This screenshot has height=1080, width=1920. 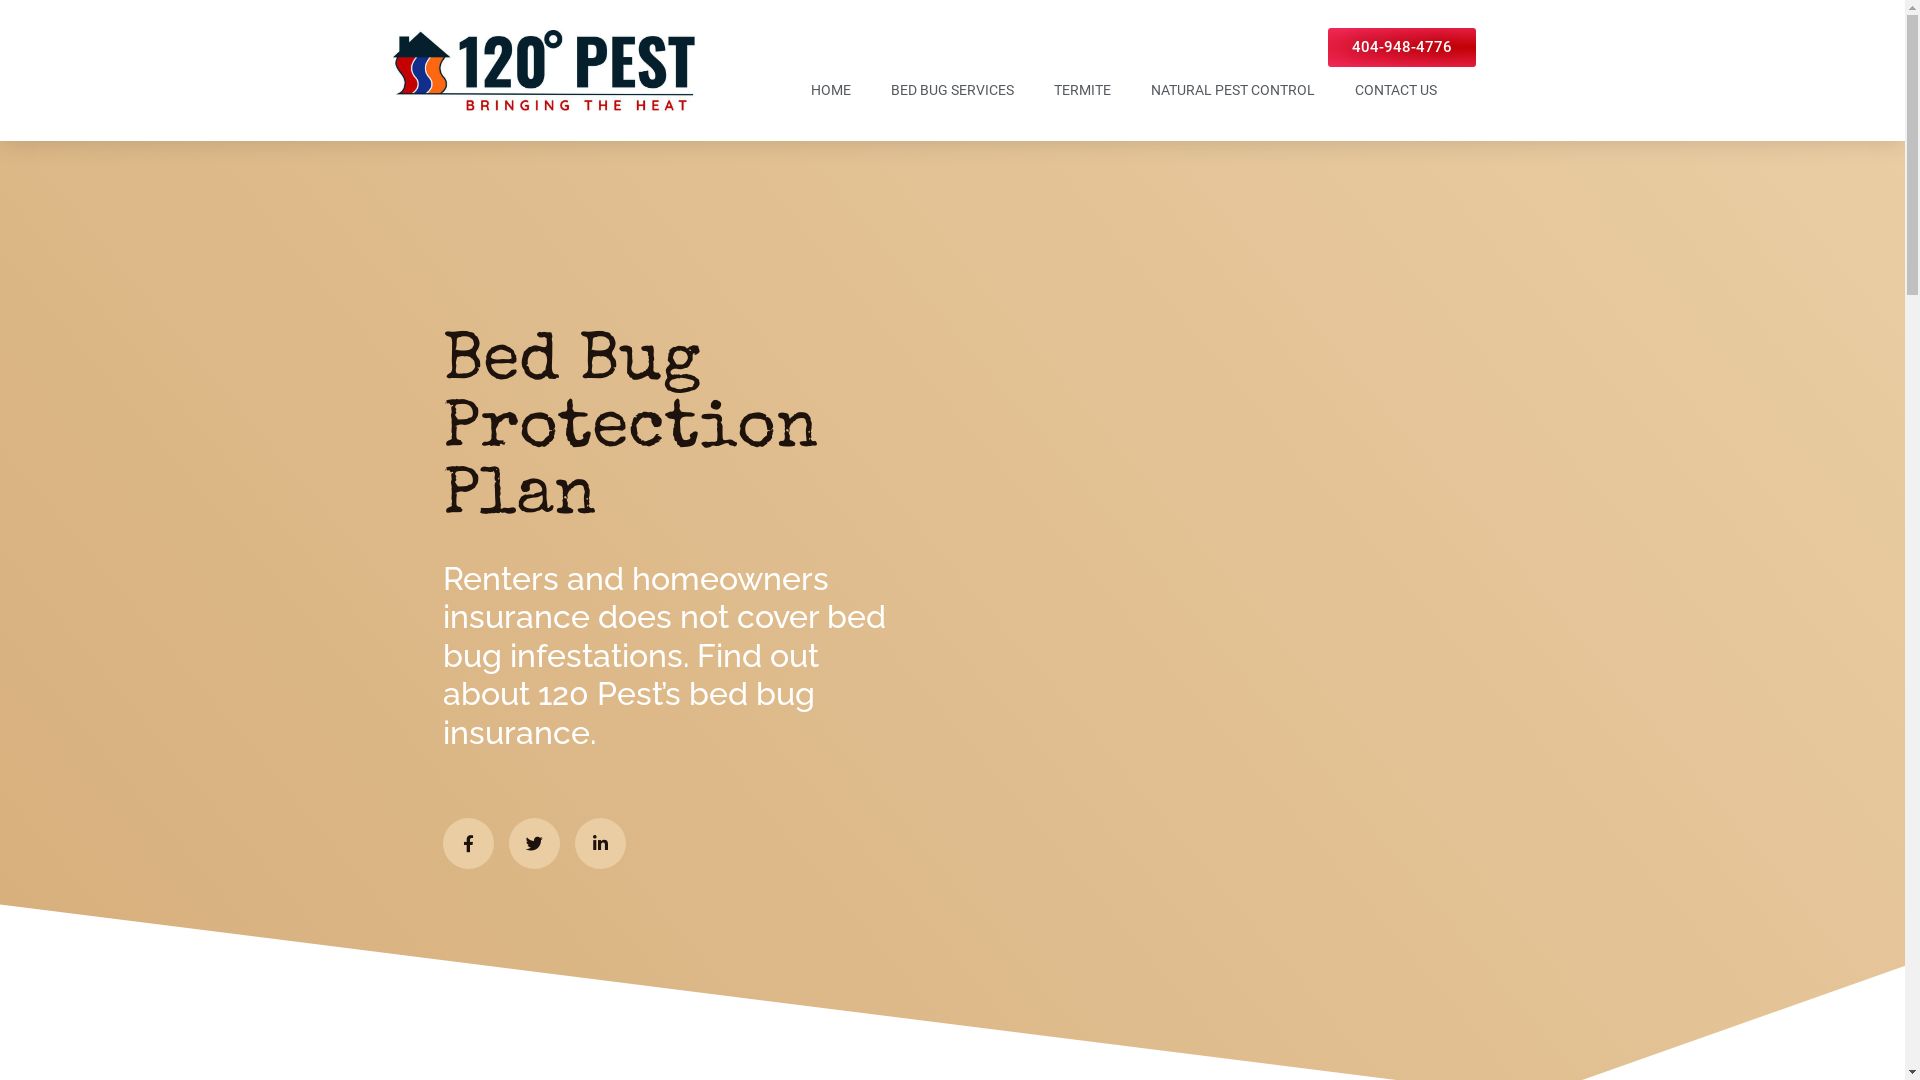 What do you see at coordinates (1231, 88) in the screenshot?
I see `'NATURAL PEST CONTROL'` at bounding box center [1231, 88].